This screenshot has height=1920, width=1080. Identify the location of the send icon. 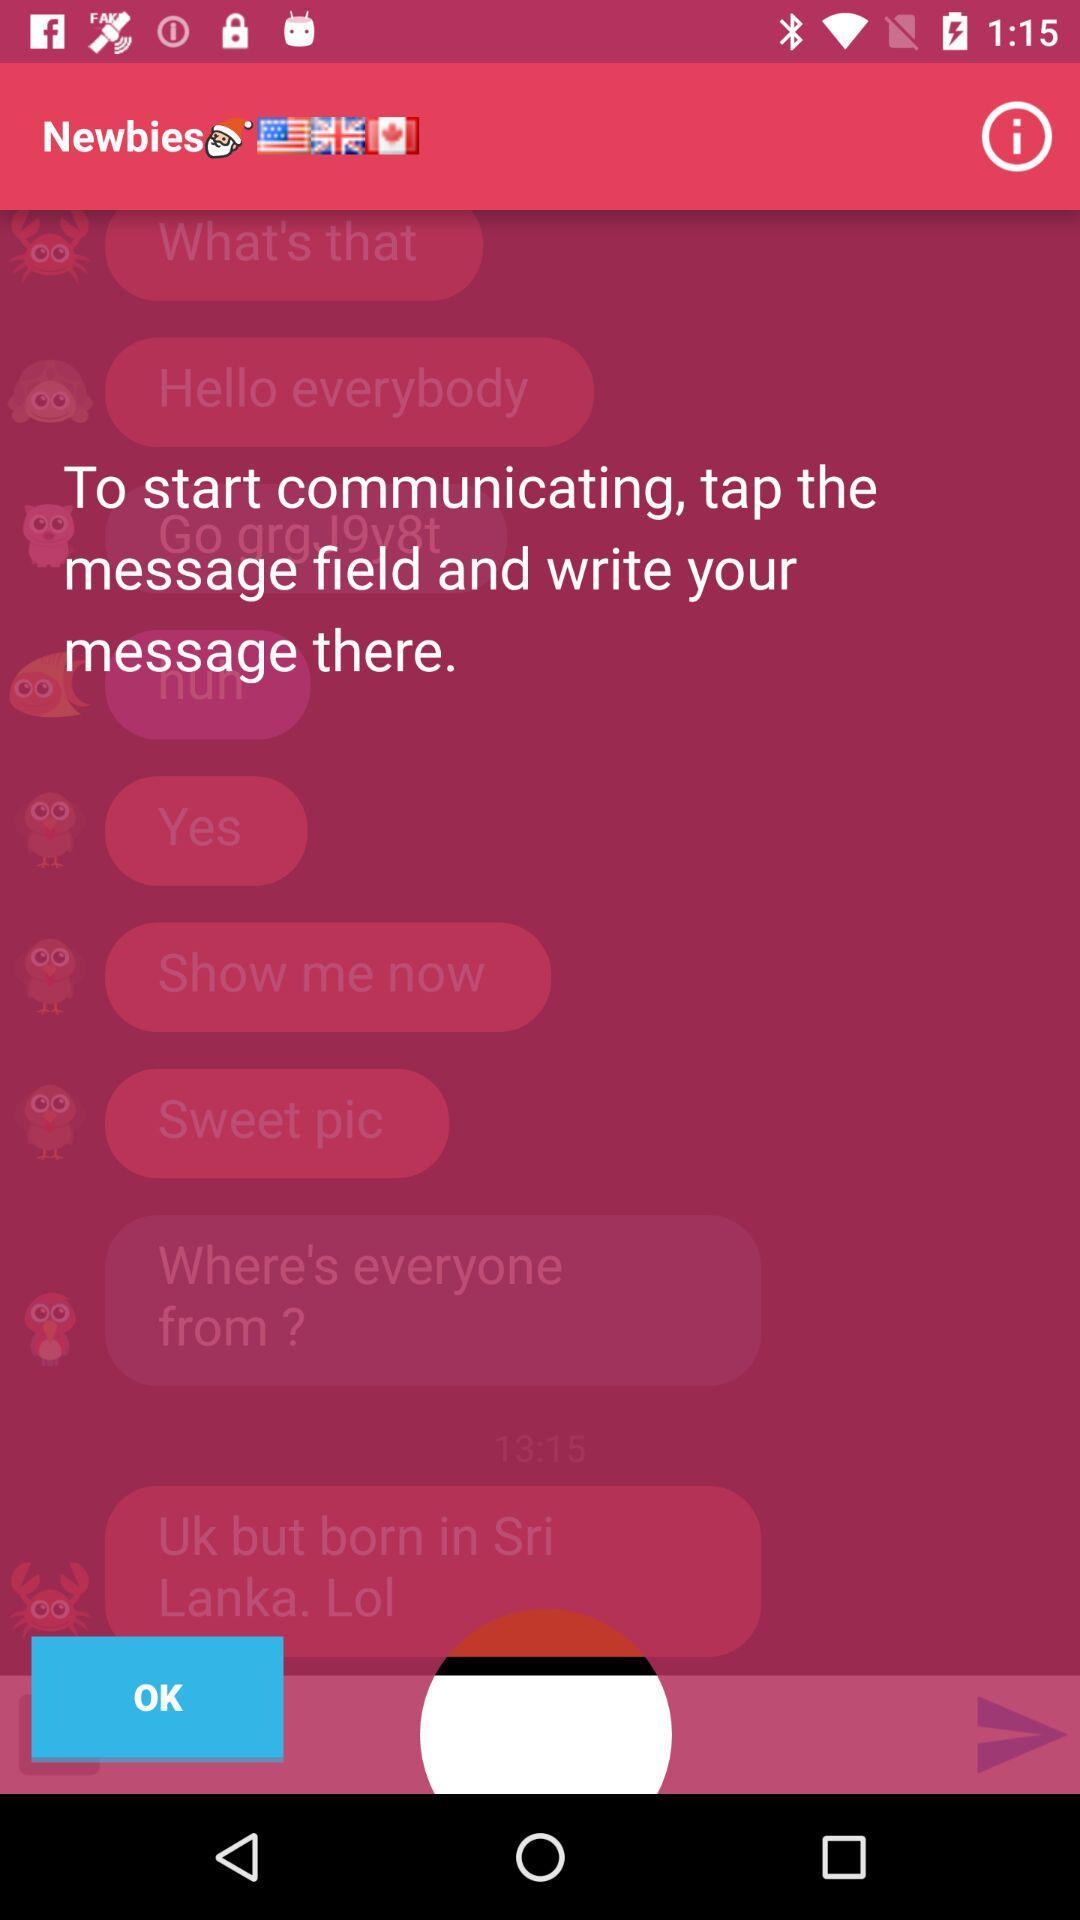
(1020, 1733).